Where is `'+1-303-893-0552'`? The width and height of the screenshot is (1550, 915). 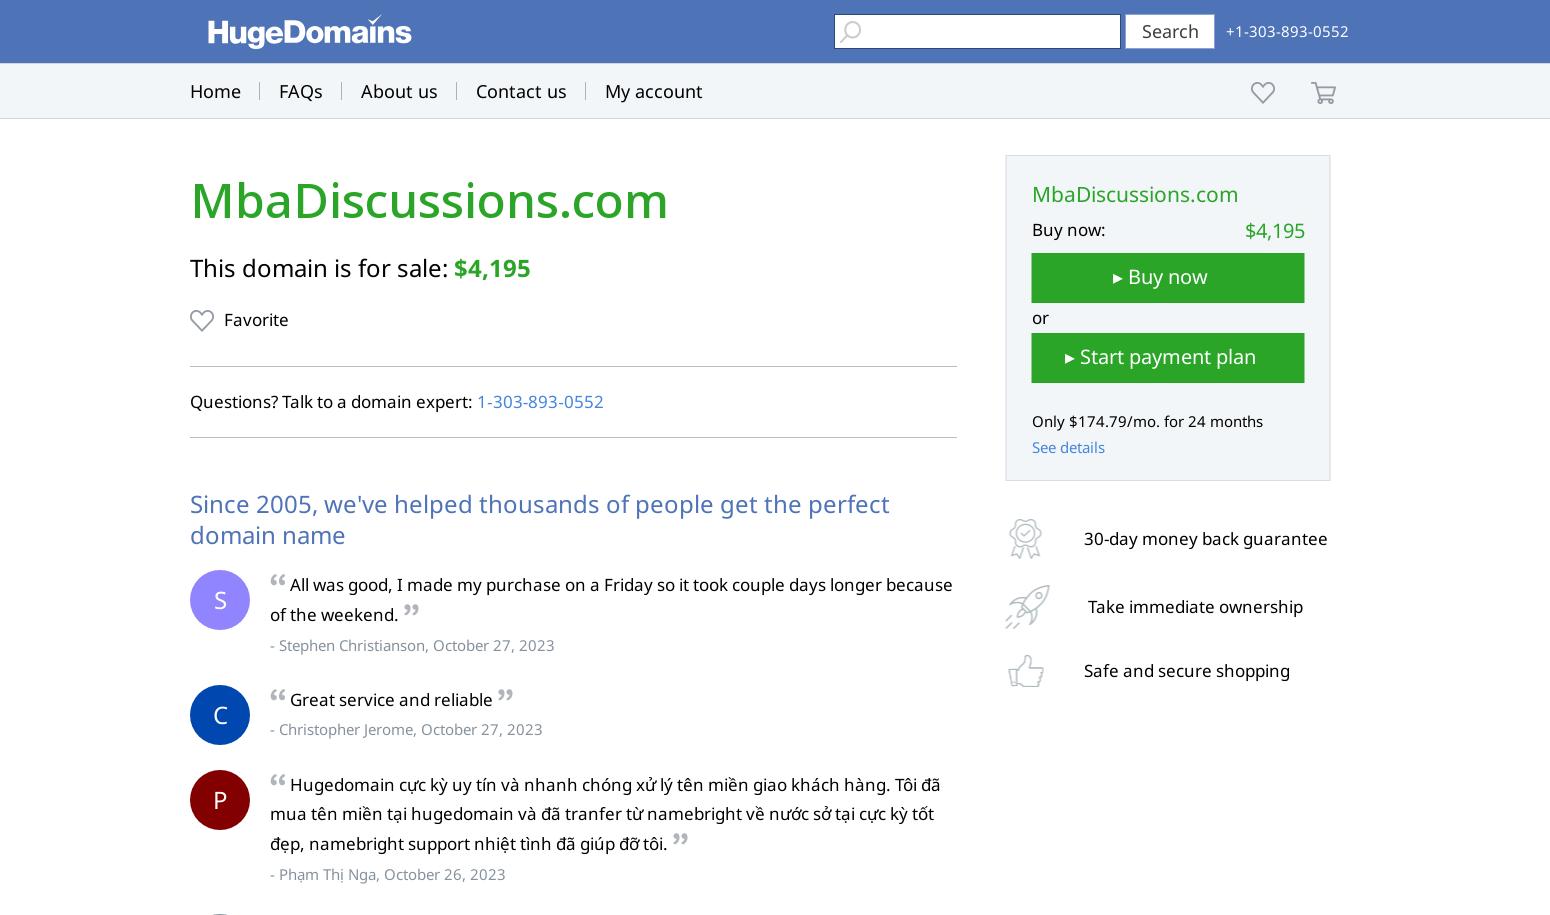 '+1-303-893-0552' is located at coordinates (1286, 31).